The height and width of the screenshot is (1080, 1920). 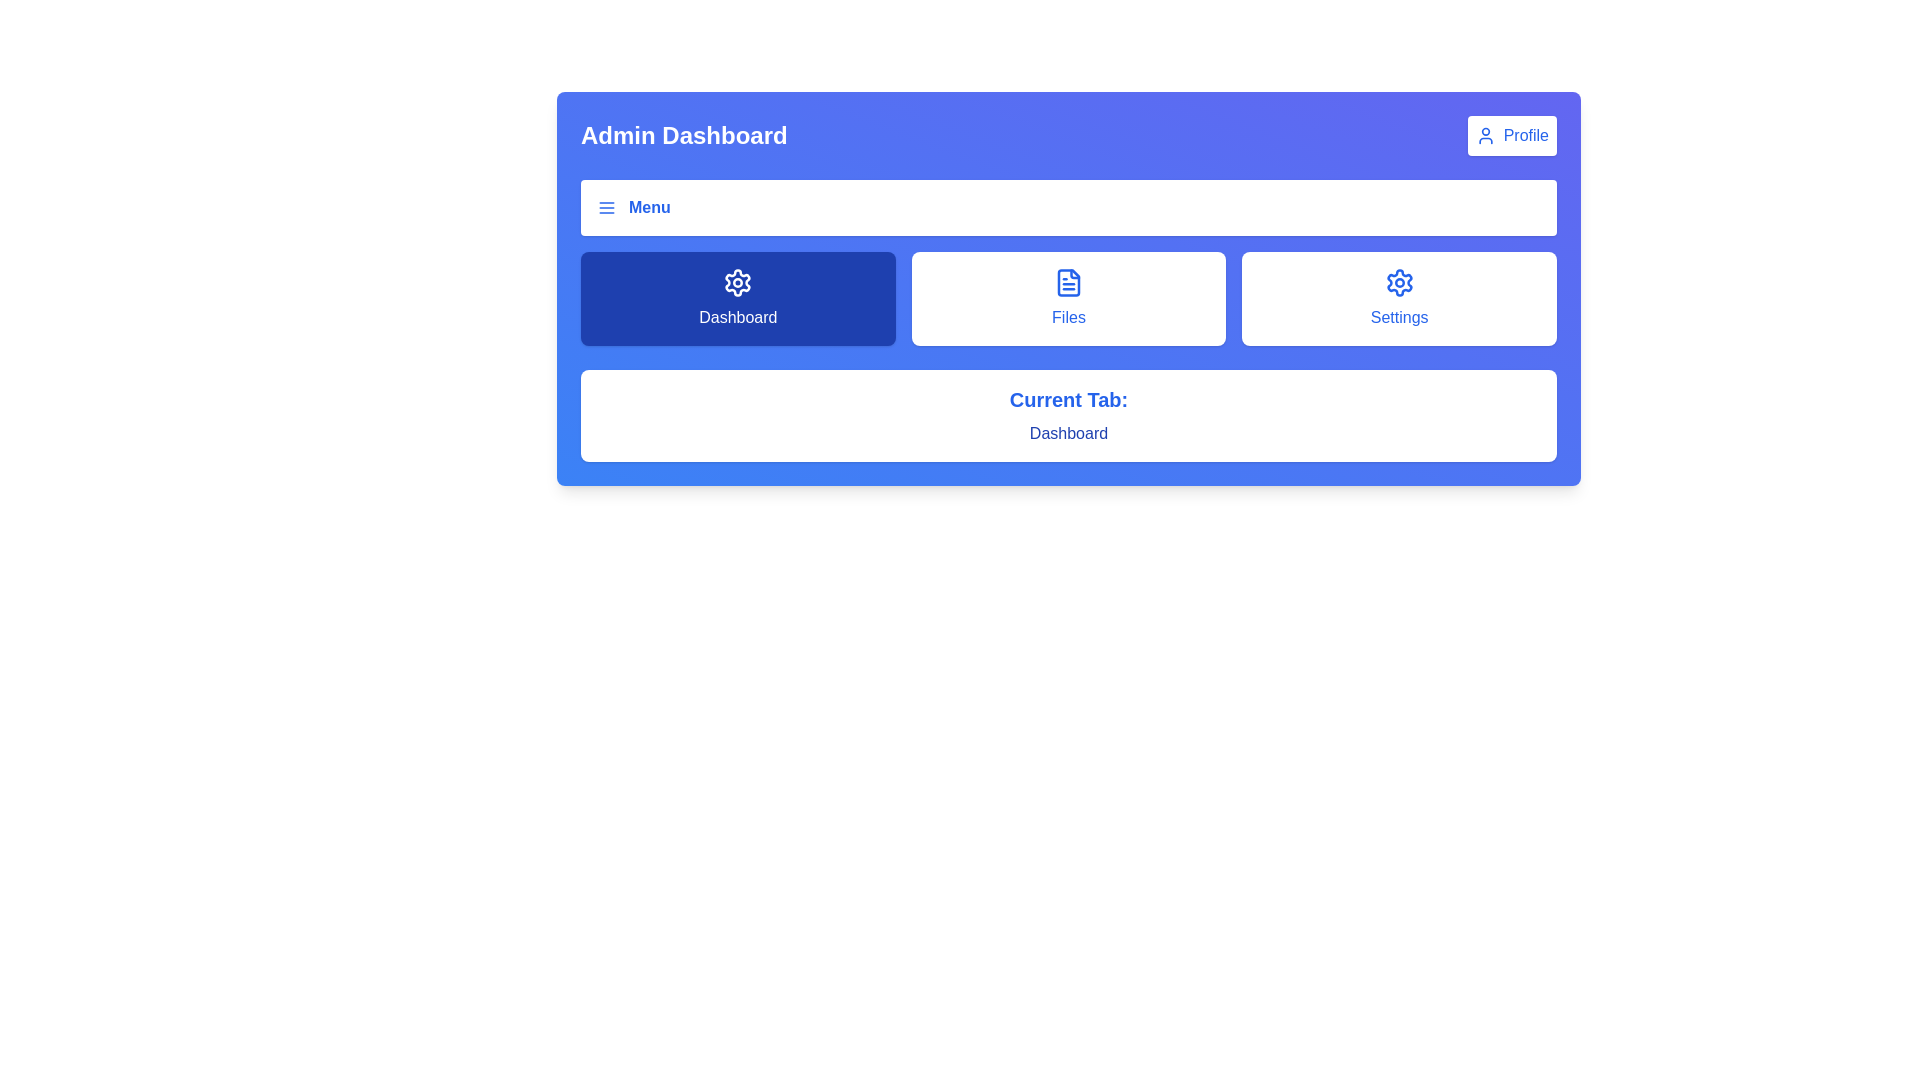 What do you see at coordinates (605, 208) in the screenshot?
I see `the three-lined 'hamburger' menu icon located in the top-left section of the interface` at bounding box center [605, 208].